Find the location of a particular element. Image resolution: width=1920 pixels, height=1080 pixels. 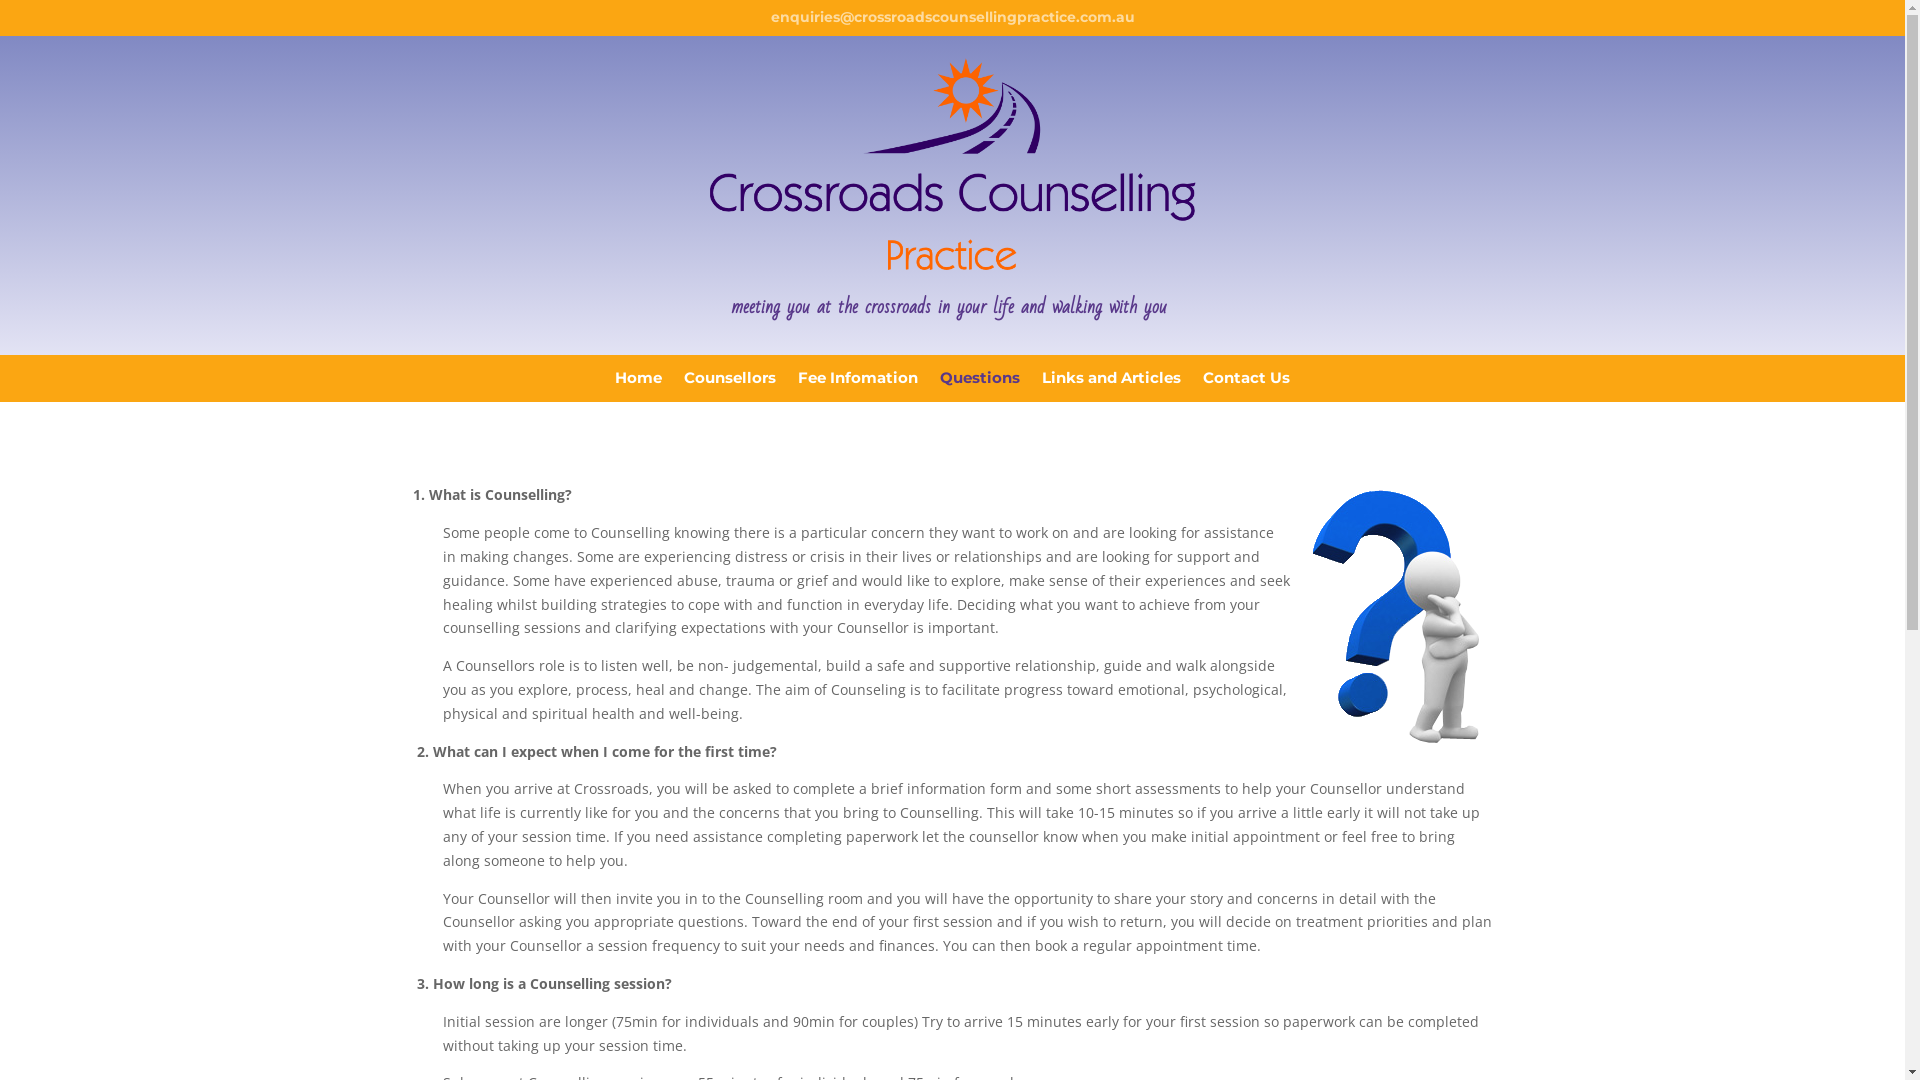

'Home' is located at coordinates (613, 381).